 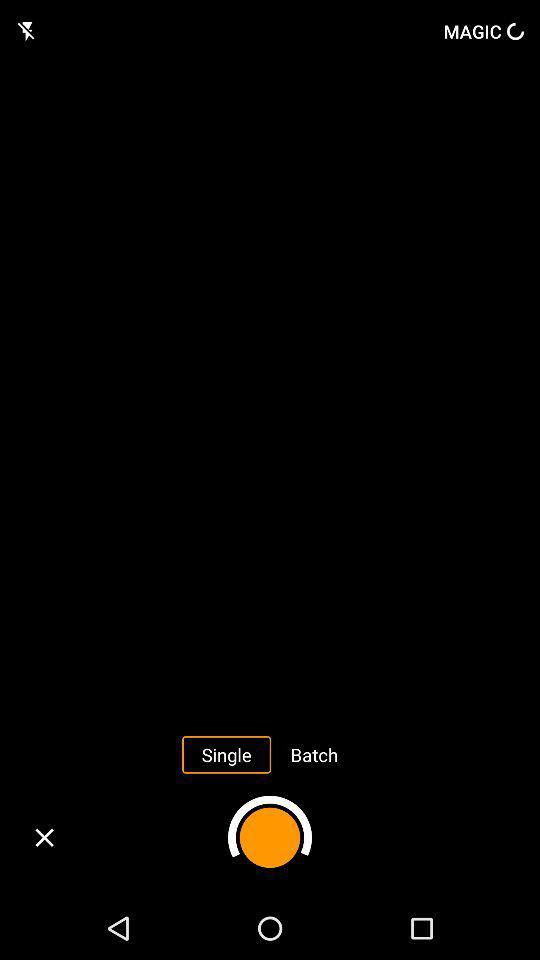 I want to click on the close icon, so click(x=44, y=837).